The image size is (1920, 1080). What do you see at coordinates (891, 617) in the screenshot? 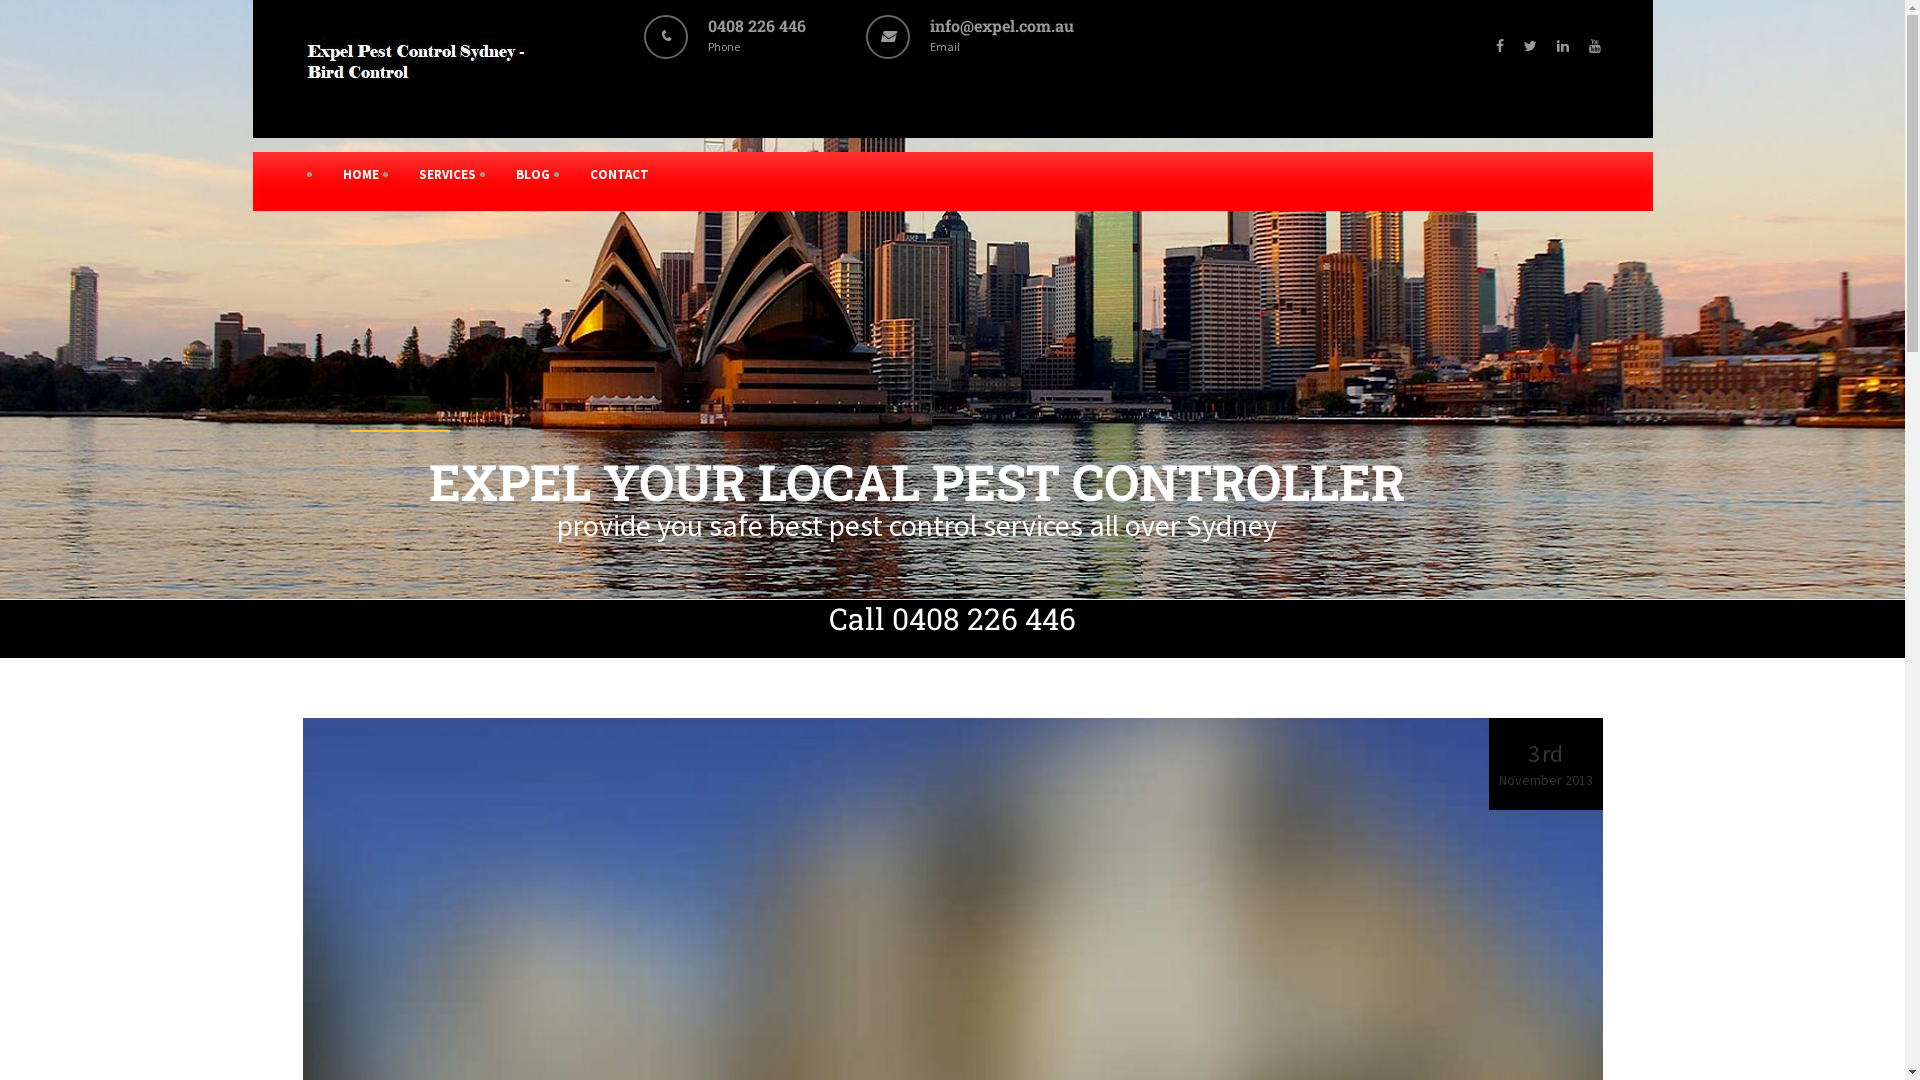
I see `'0408 226 446'` at bounding box center [891, 617].